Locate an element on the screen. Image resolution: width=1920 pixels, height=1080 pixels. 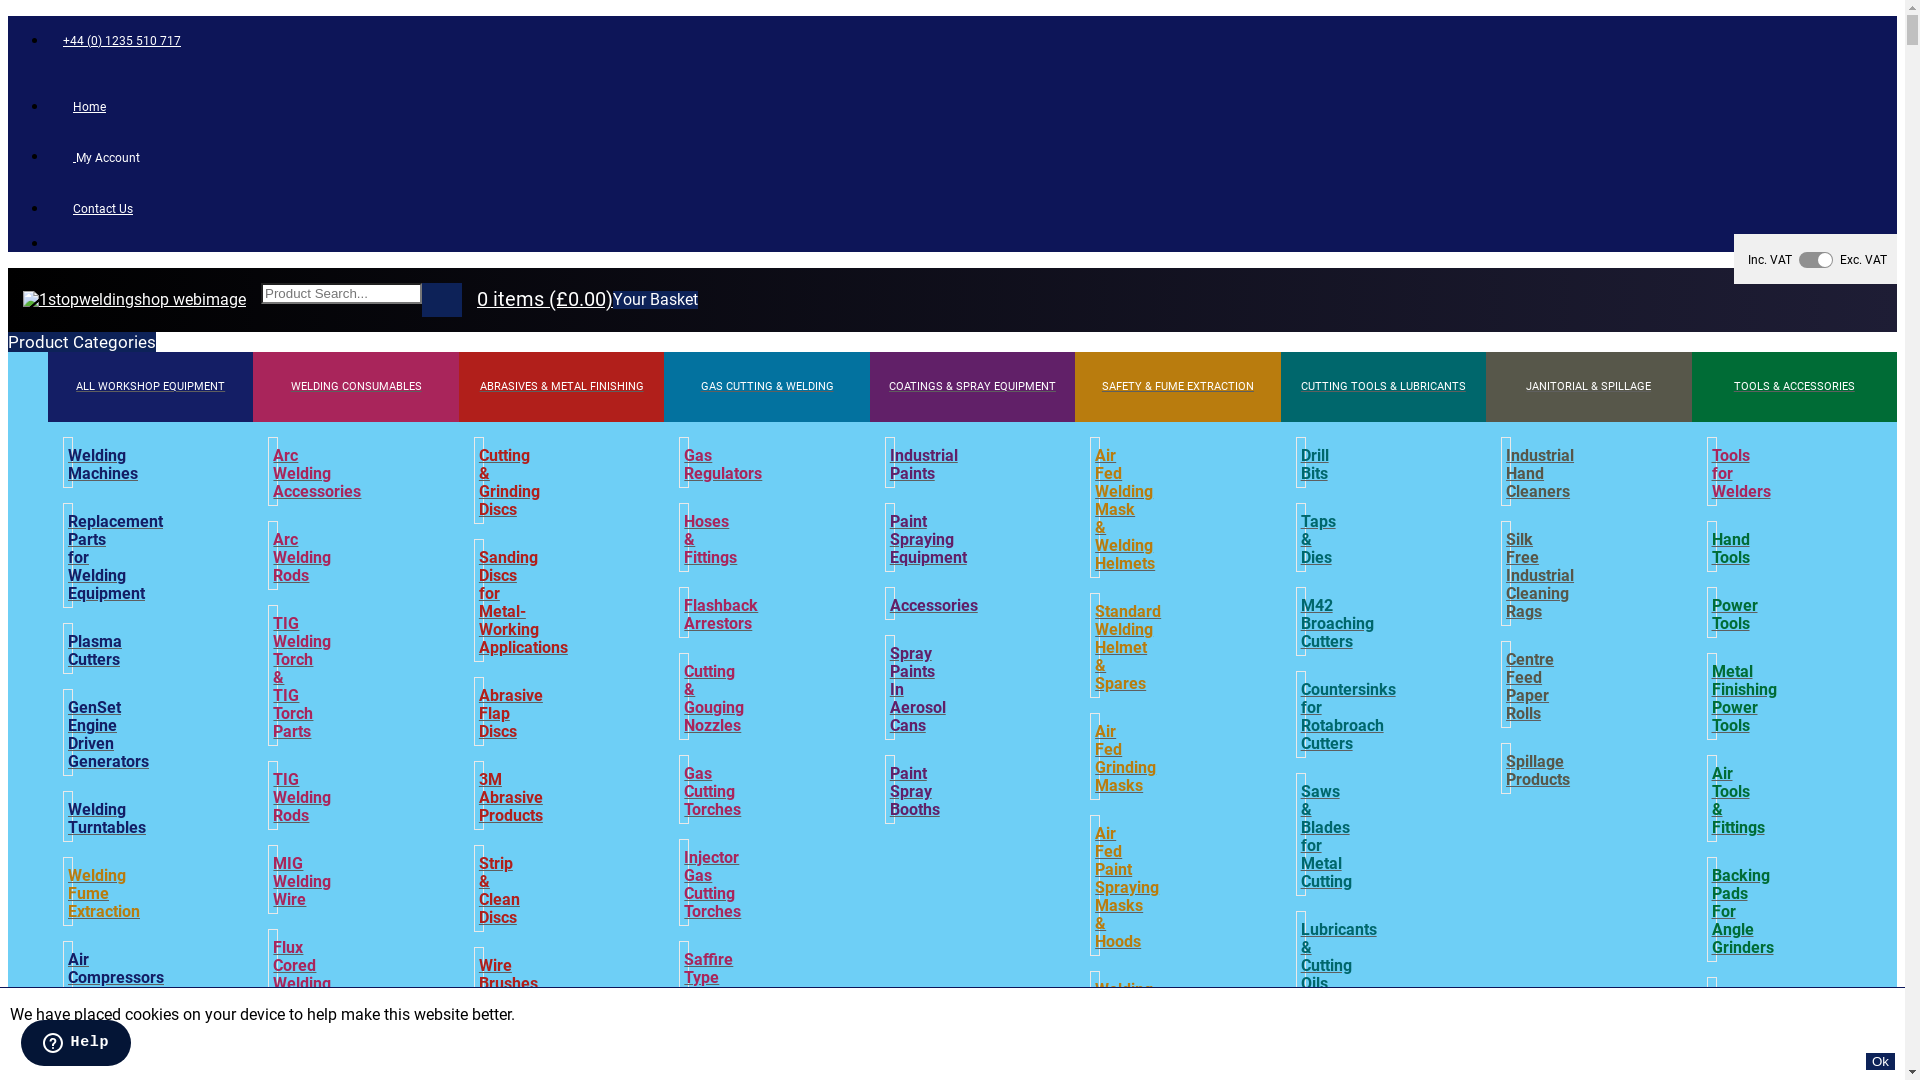
'TIG Welding Torch & TIG Torch Parts' is located at coordinates (301, 677).